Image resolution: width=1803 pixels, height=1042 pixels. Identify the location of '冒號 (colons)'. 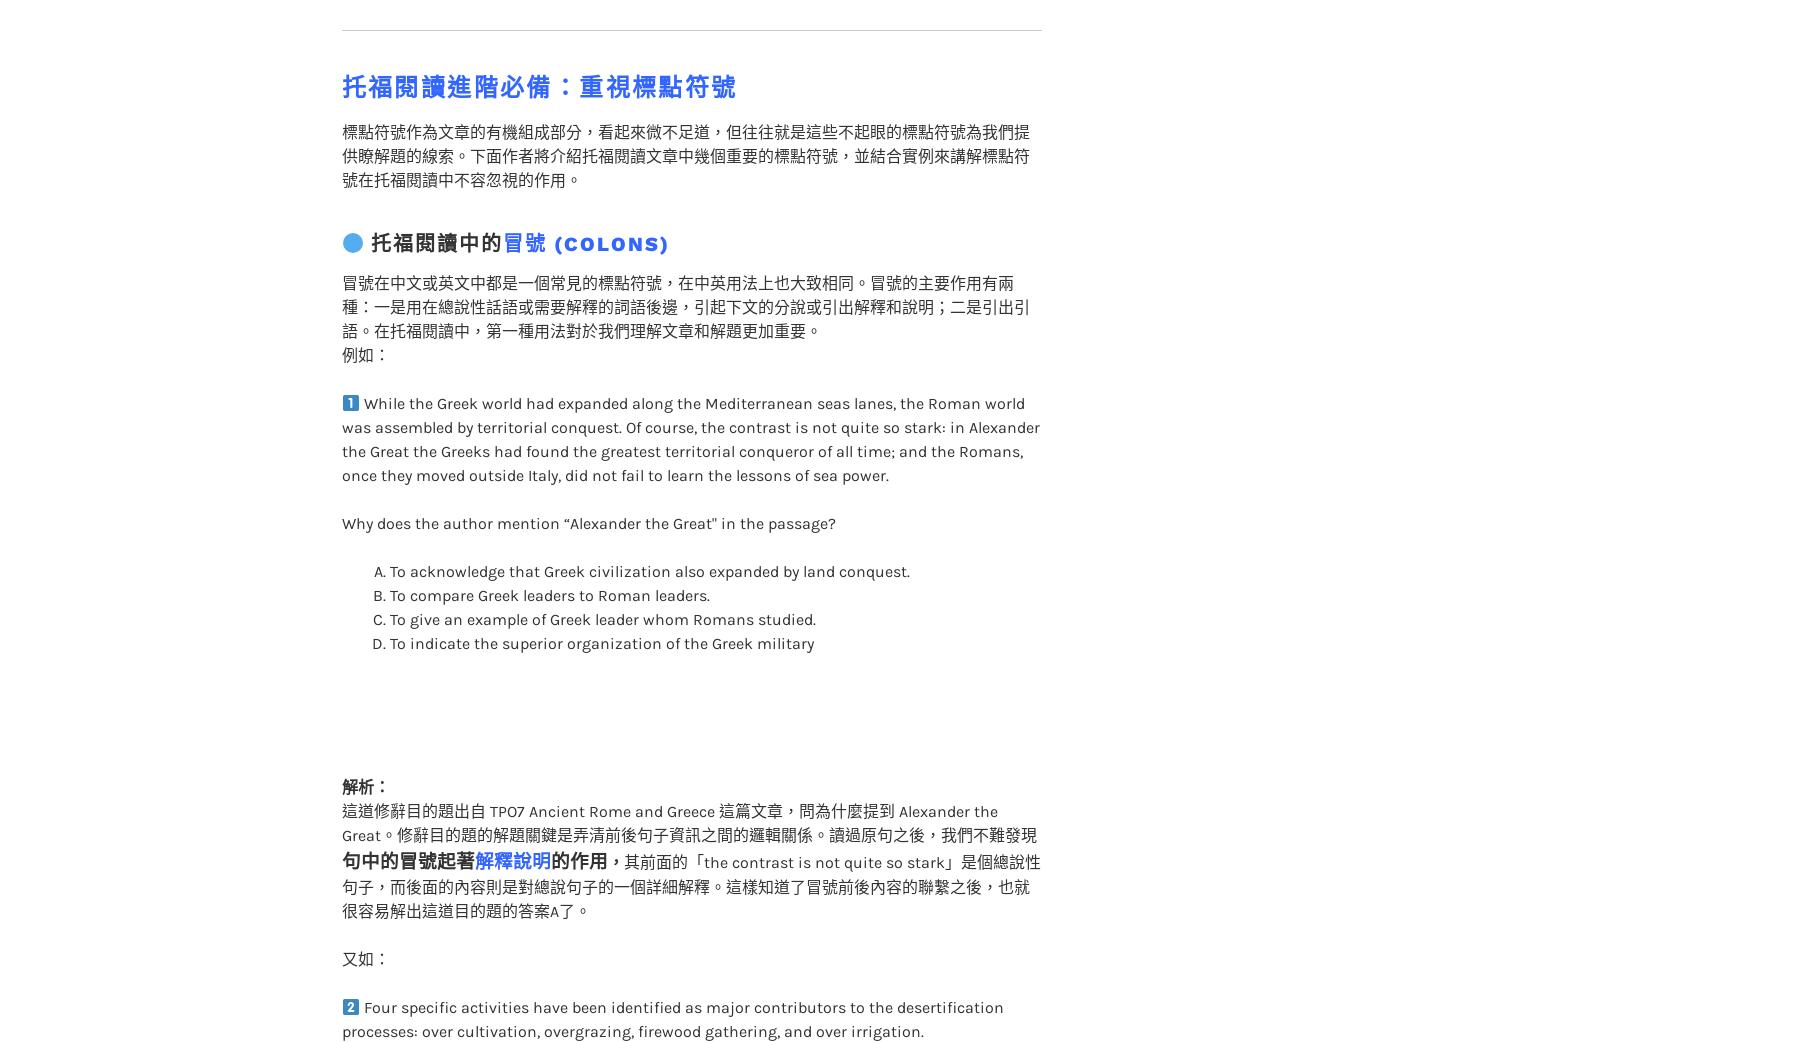
(586, 203).